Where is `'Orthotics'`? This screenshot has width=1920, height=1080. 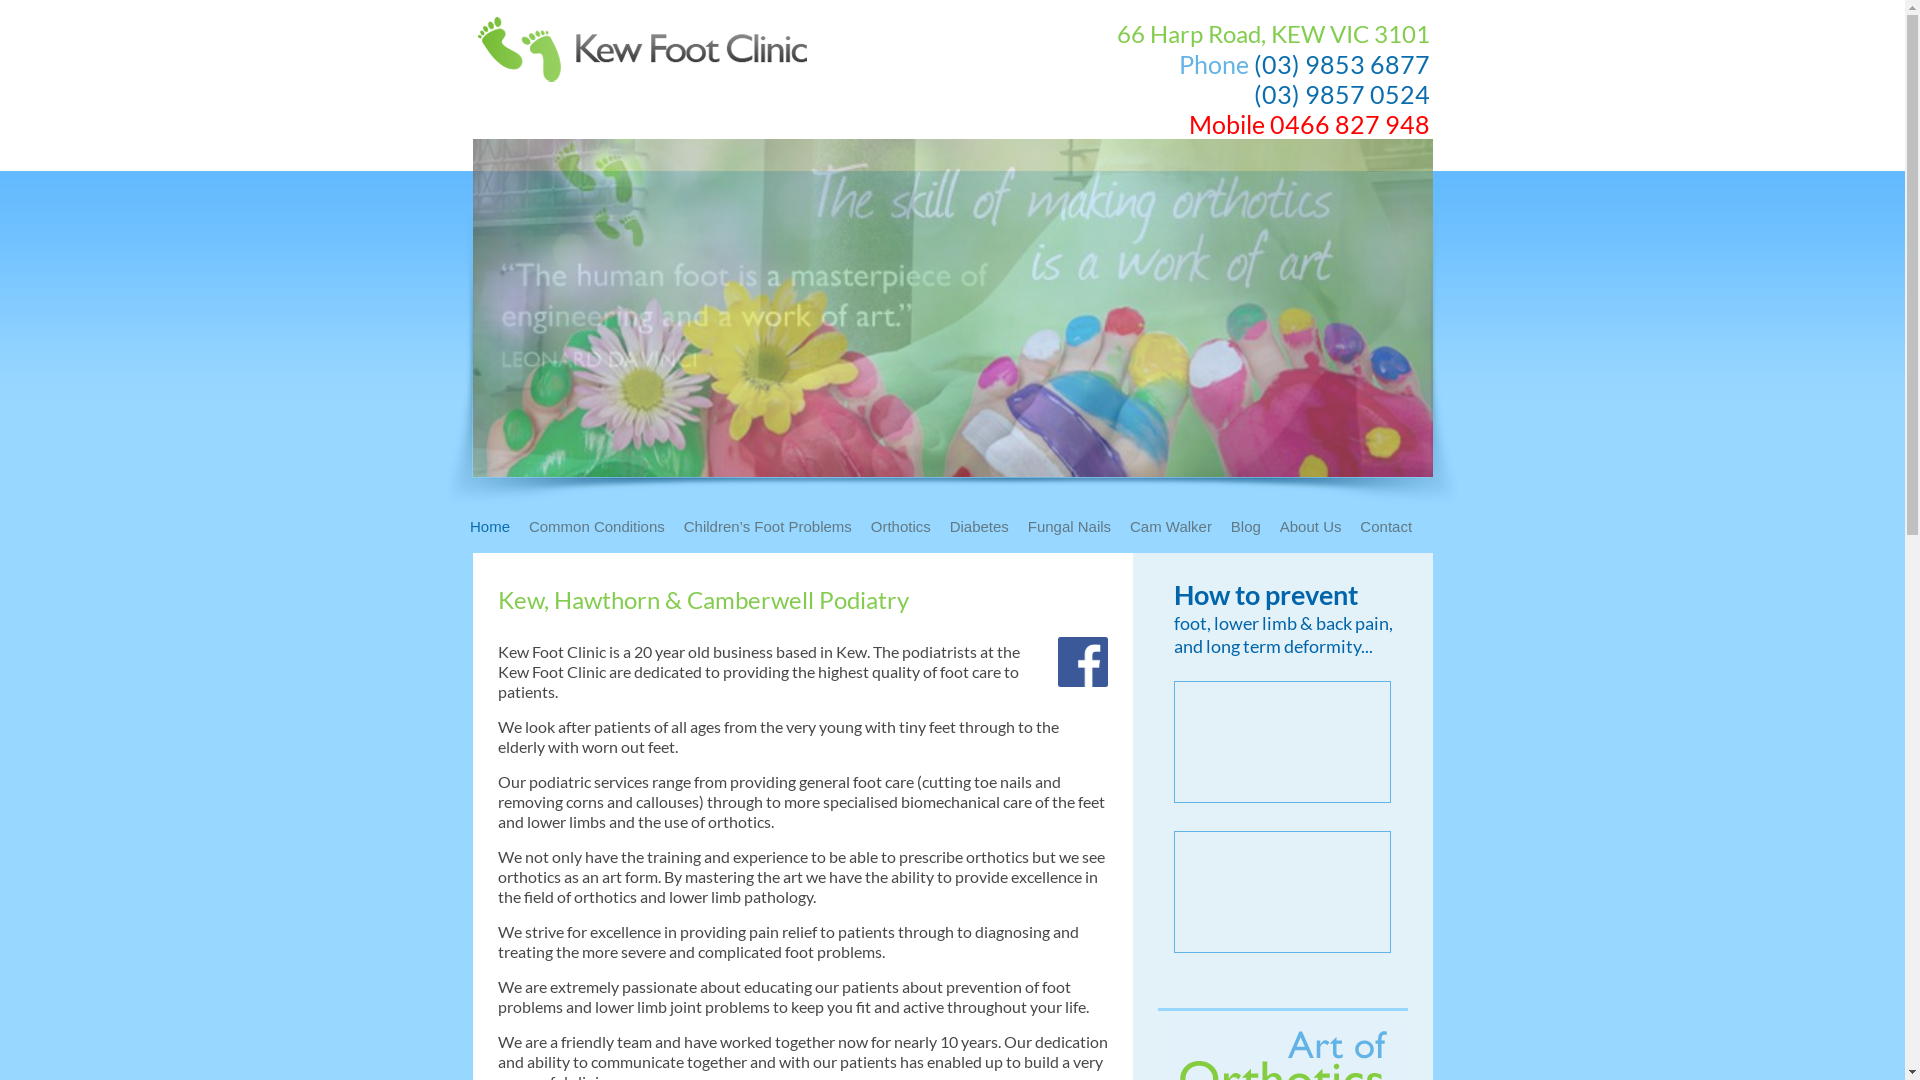
'Orthotics' is located at coordinates (870, 531).